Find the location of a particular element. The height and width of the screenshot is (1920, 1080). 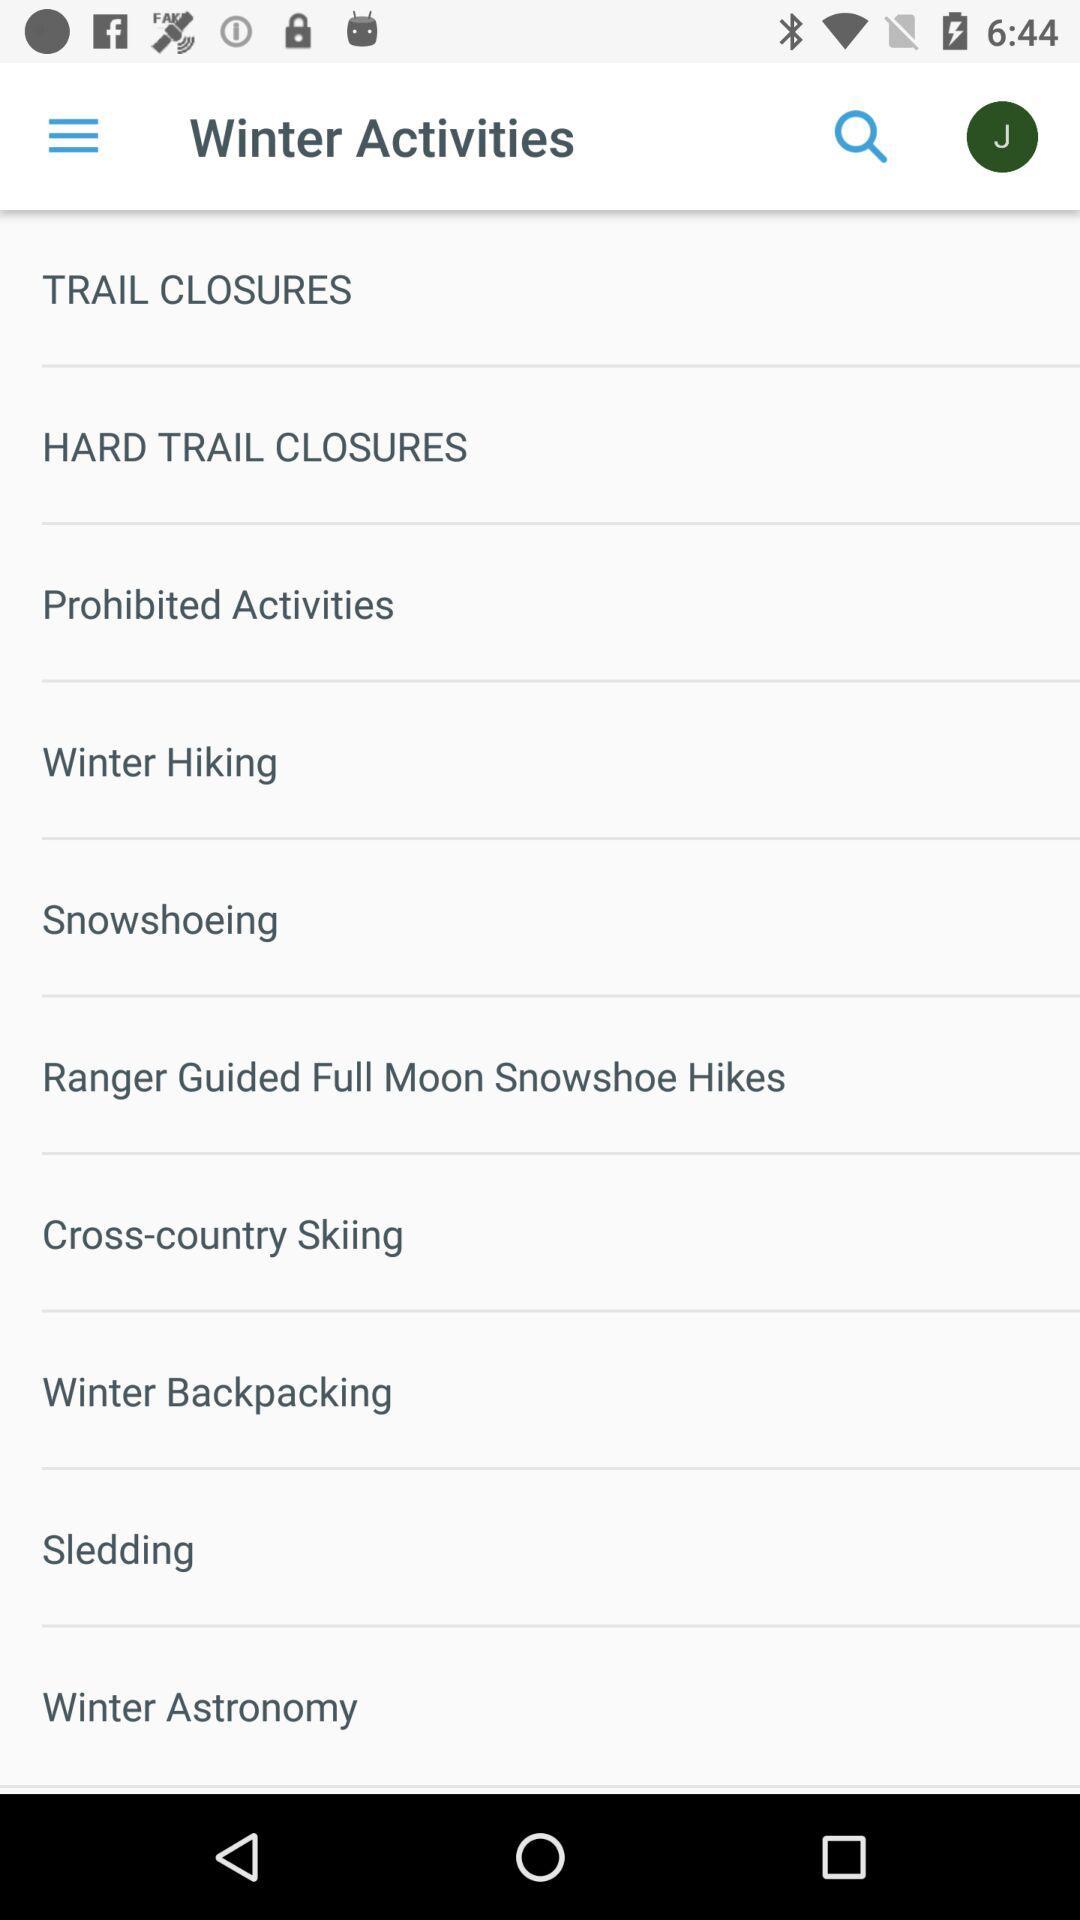

the icon above trail closures icon is located at coordinates (1002, 135).